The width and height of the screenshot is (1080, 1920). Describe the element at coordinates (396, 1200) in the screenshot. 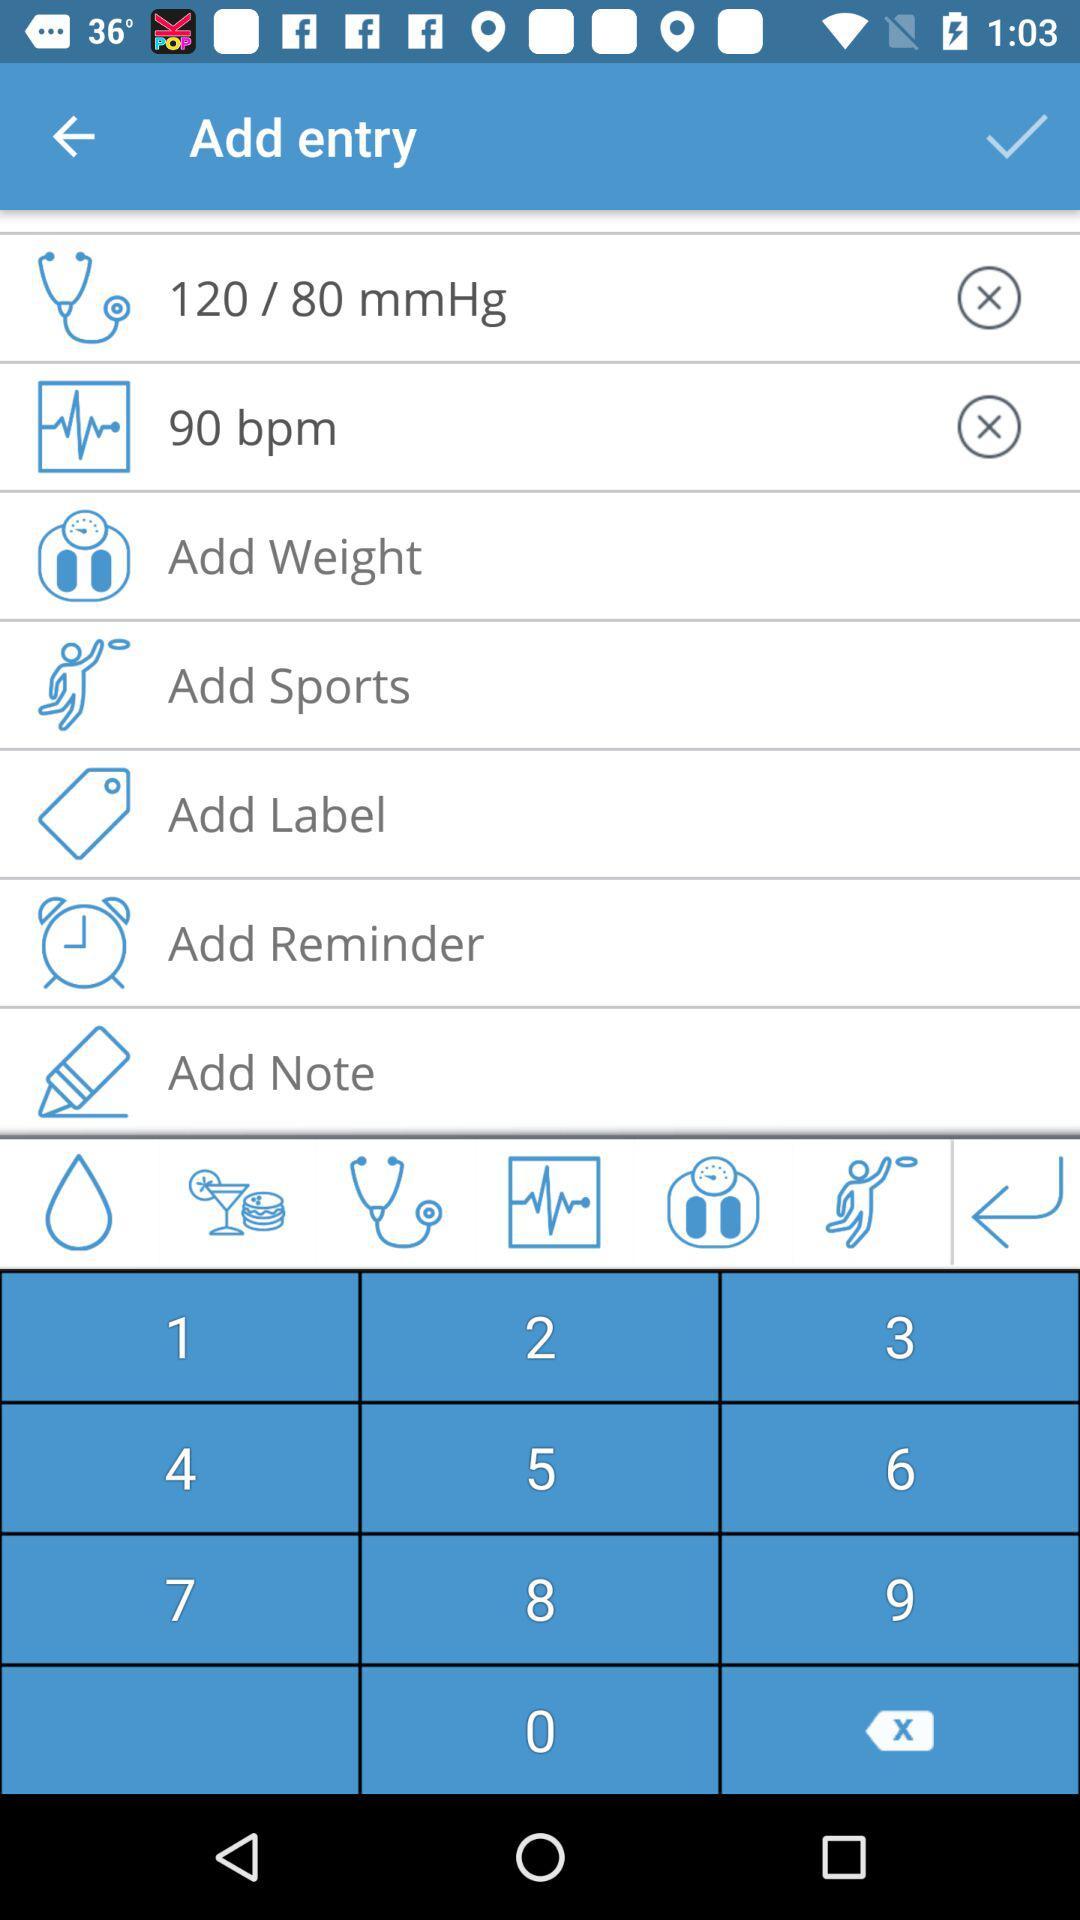

I see `the stethoscope icon` at that location.